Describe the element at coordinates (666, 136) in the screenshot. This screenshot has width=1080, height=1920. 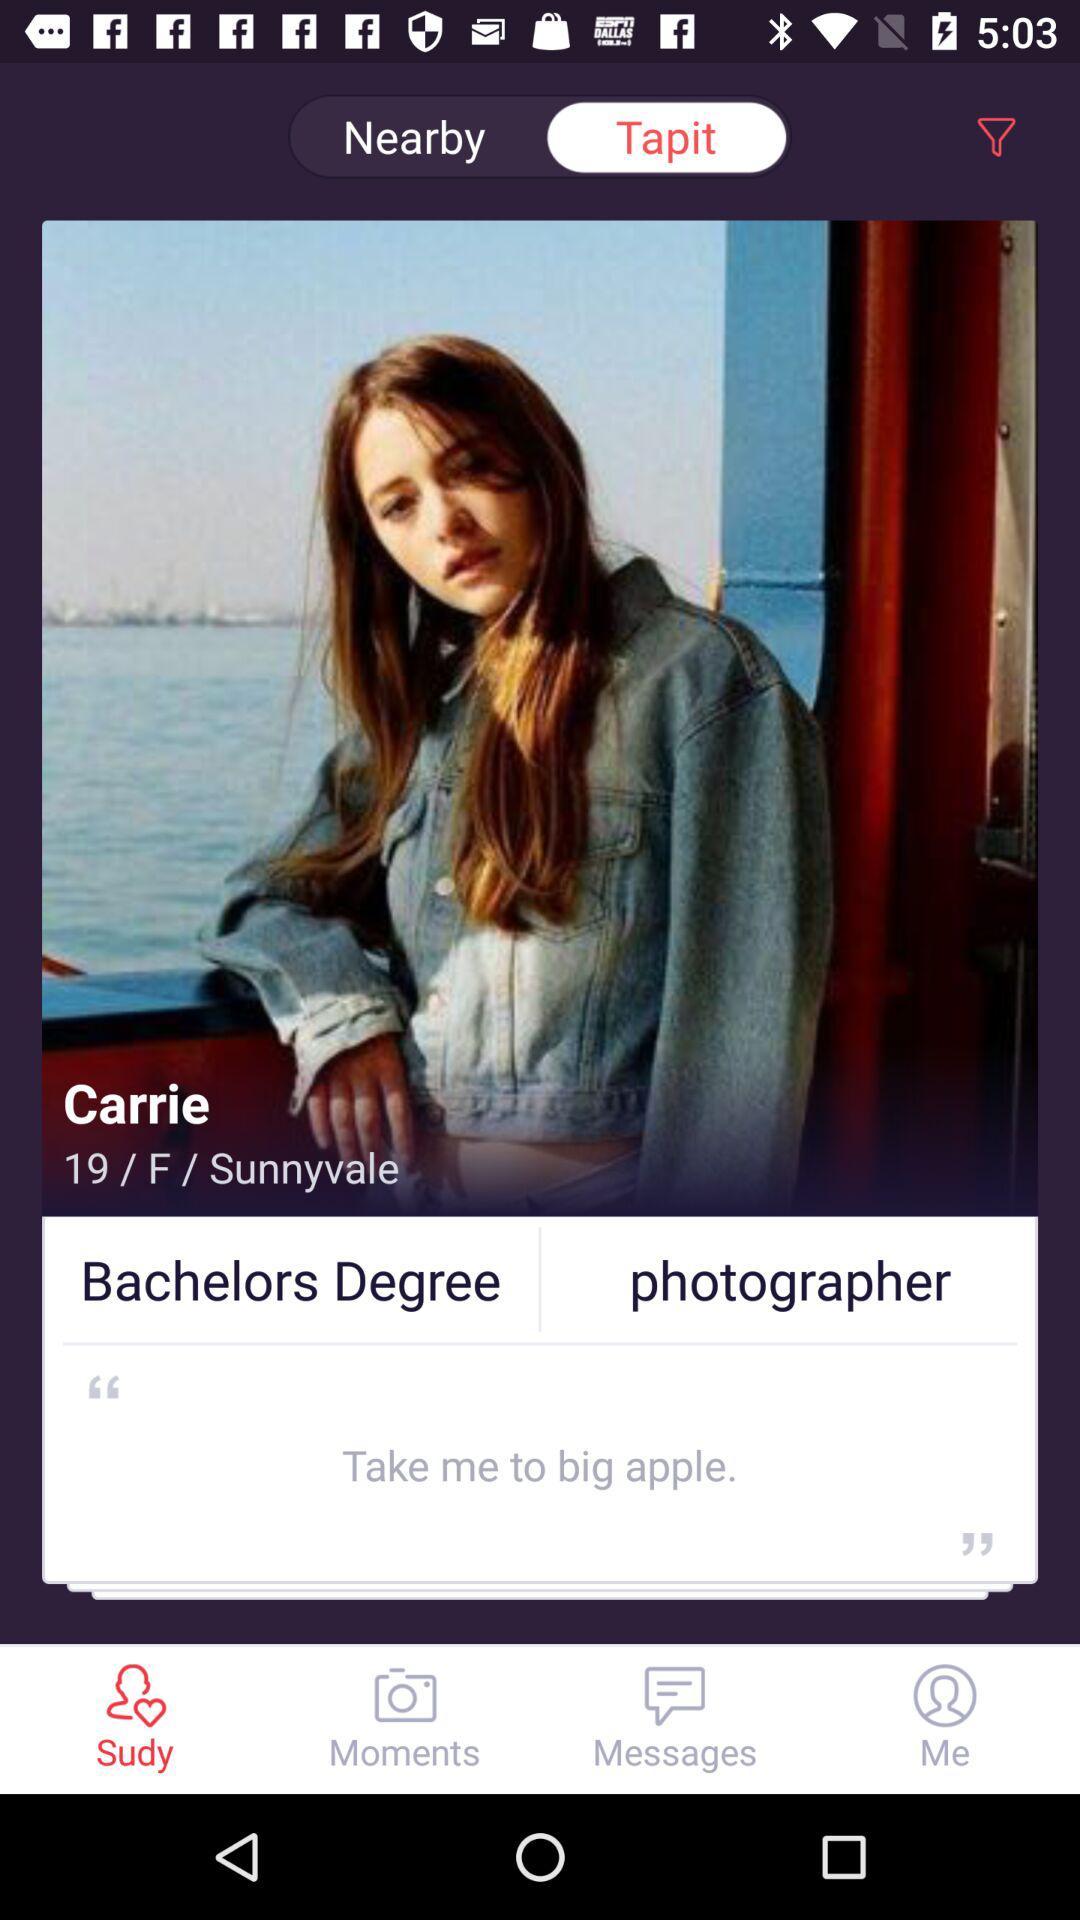
I see `tapit` at that location.